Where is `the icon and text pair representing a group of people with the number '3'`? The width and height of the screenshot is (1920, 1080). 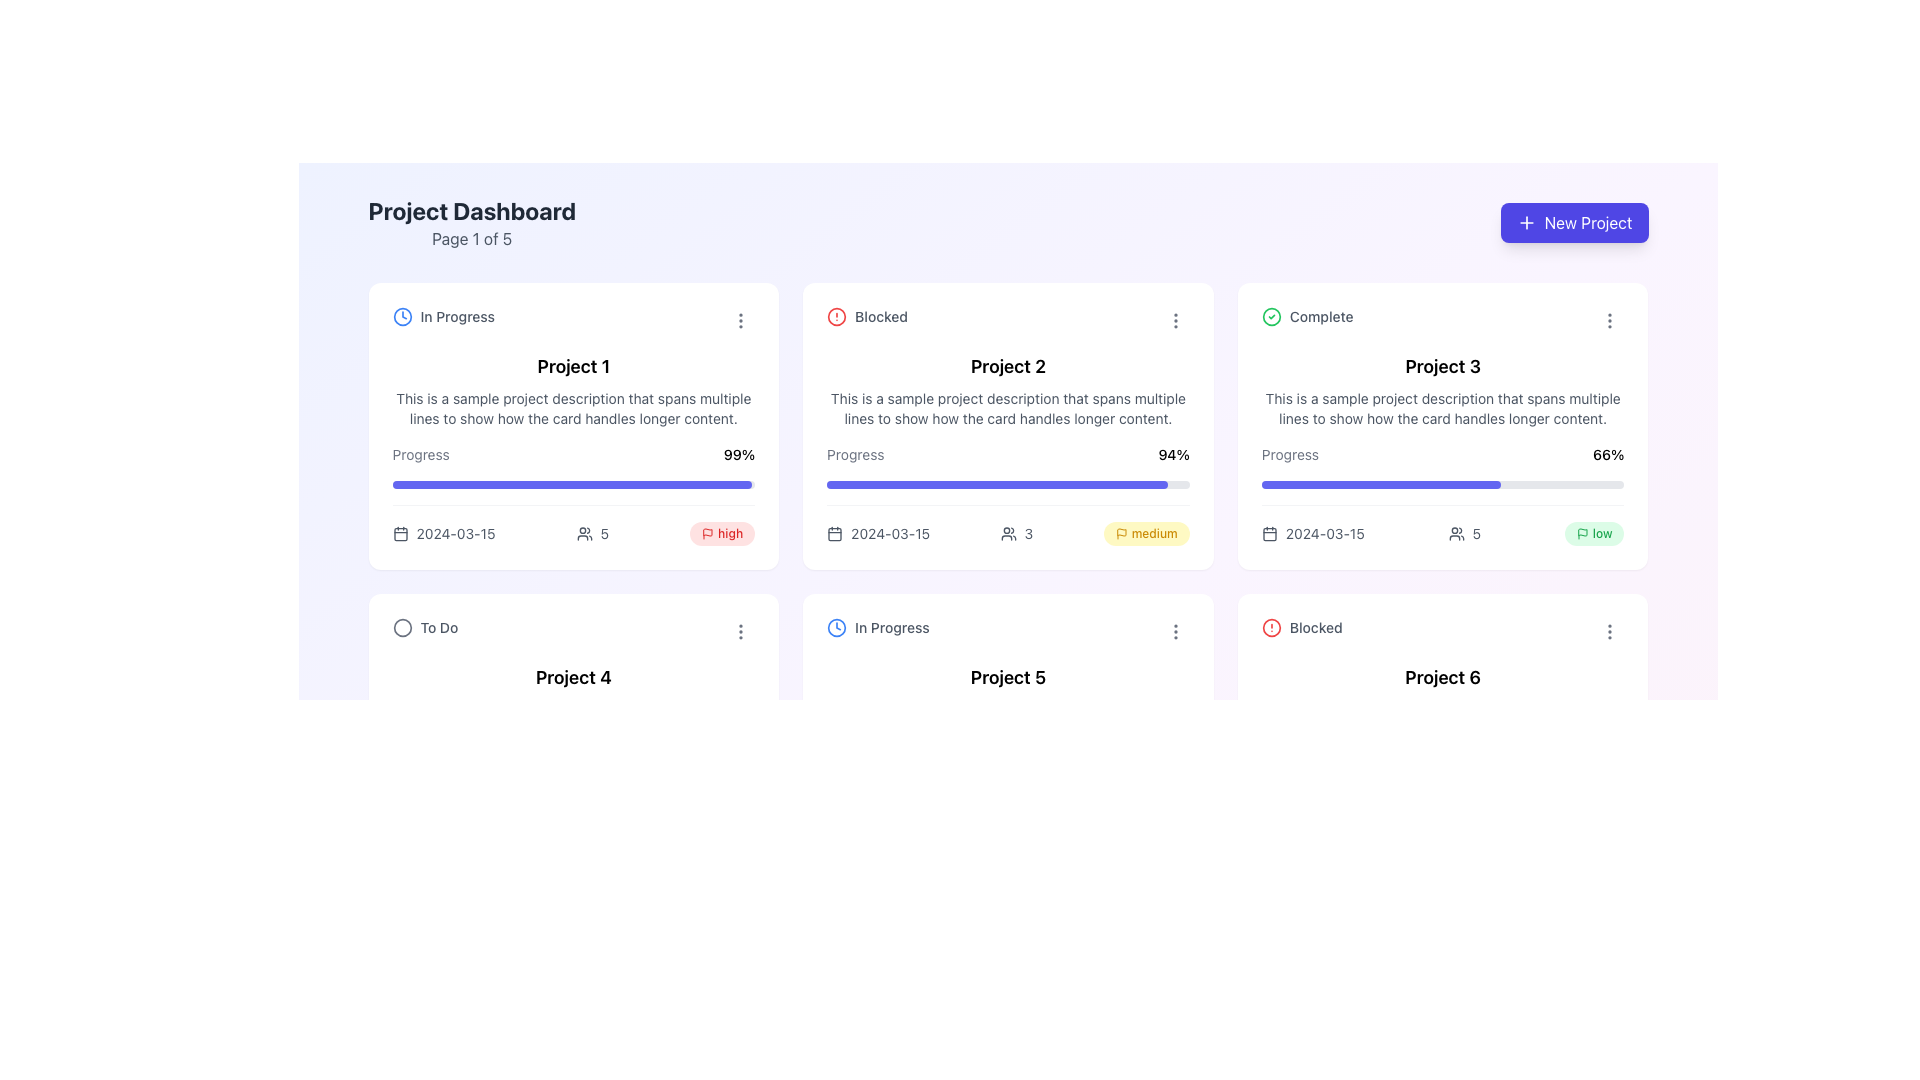 the icon and text pair representing a group of people with the number '3' is located at coordinates (1016, 532).